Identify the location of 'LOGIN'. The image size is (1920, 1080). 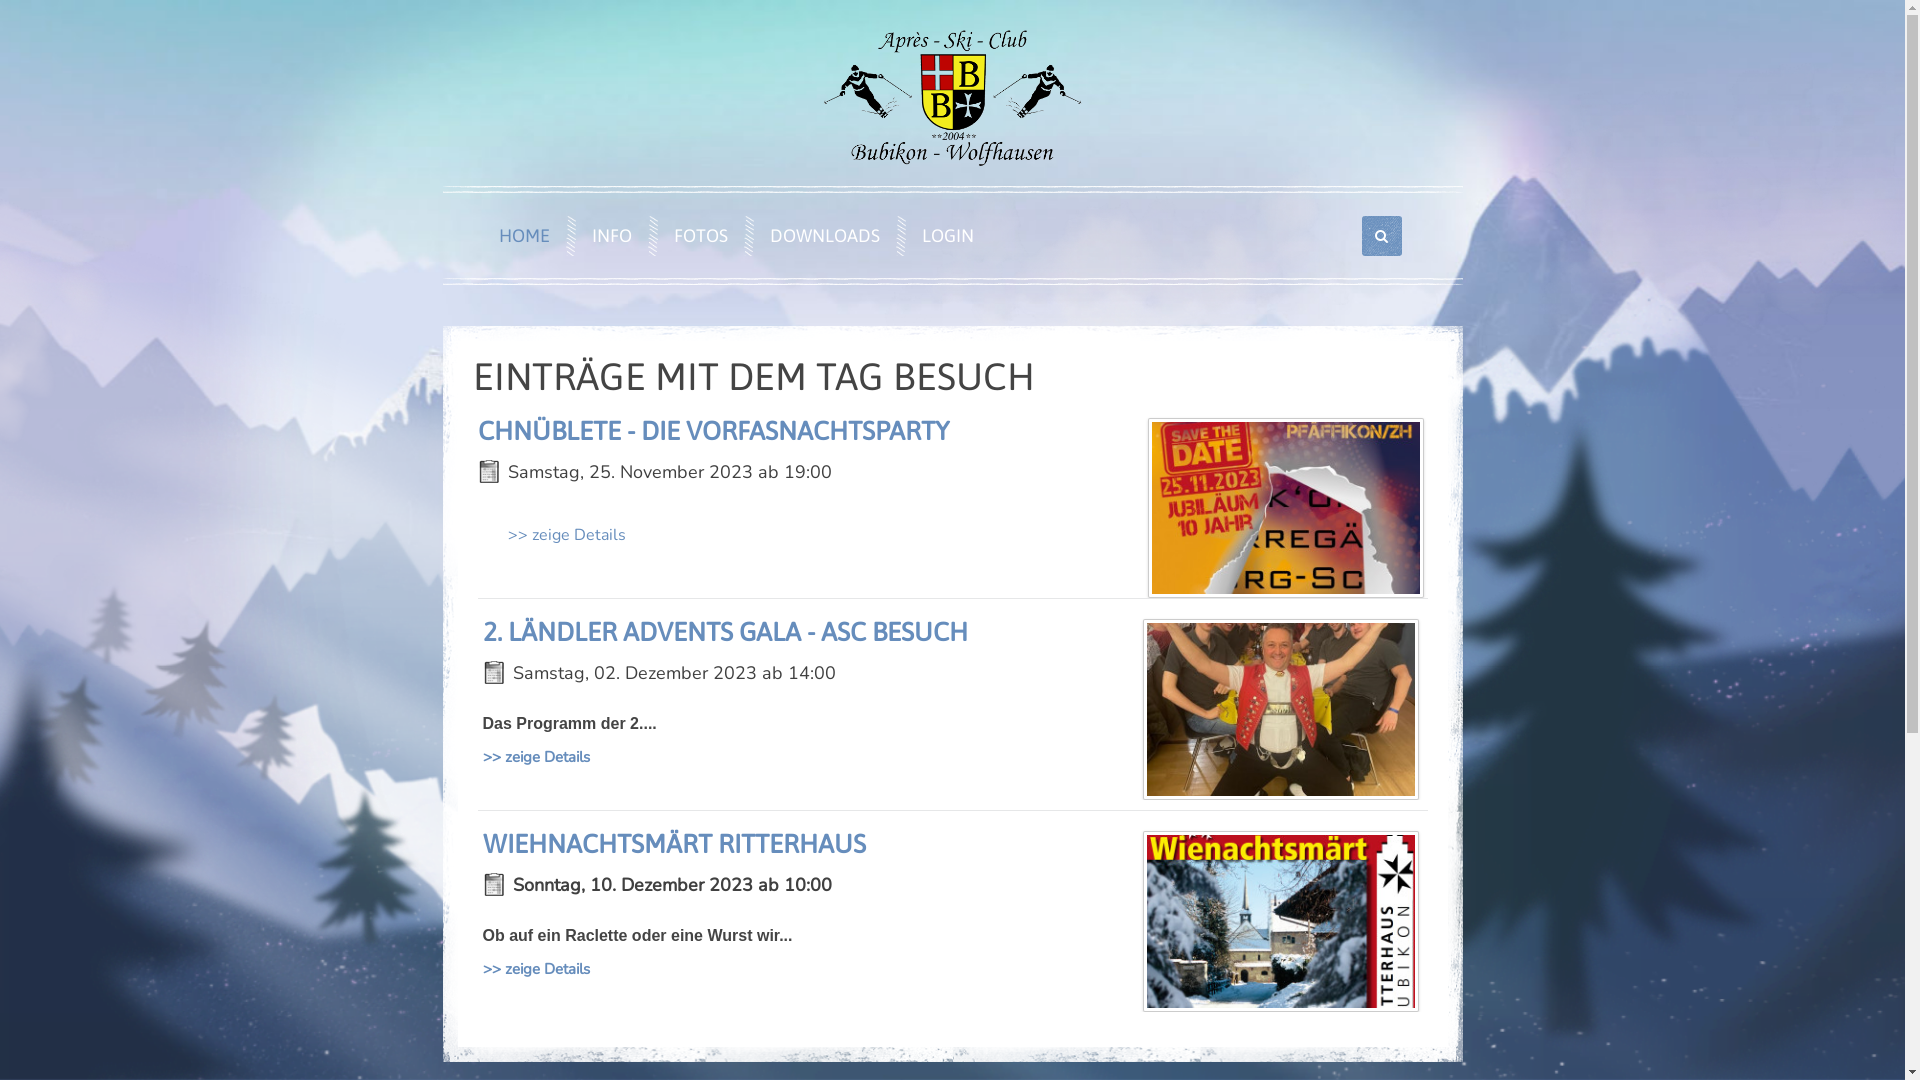
(941, 234).